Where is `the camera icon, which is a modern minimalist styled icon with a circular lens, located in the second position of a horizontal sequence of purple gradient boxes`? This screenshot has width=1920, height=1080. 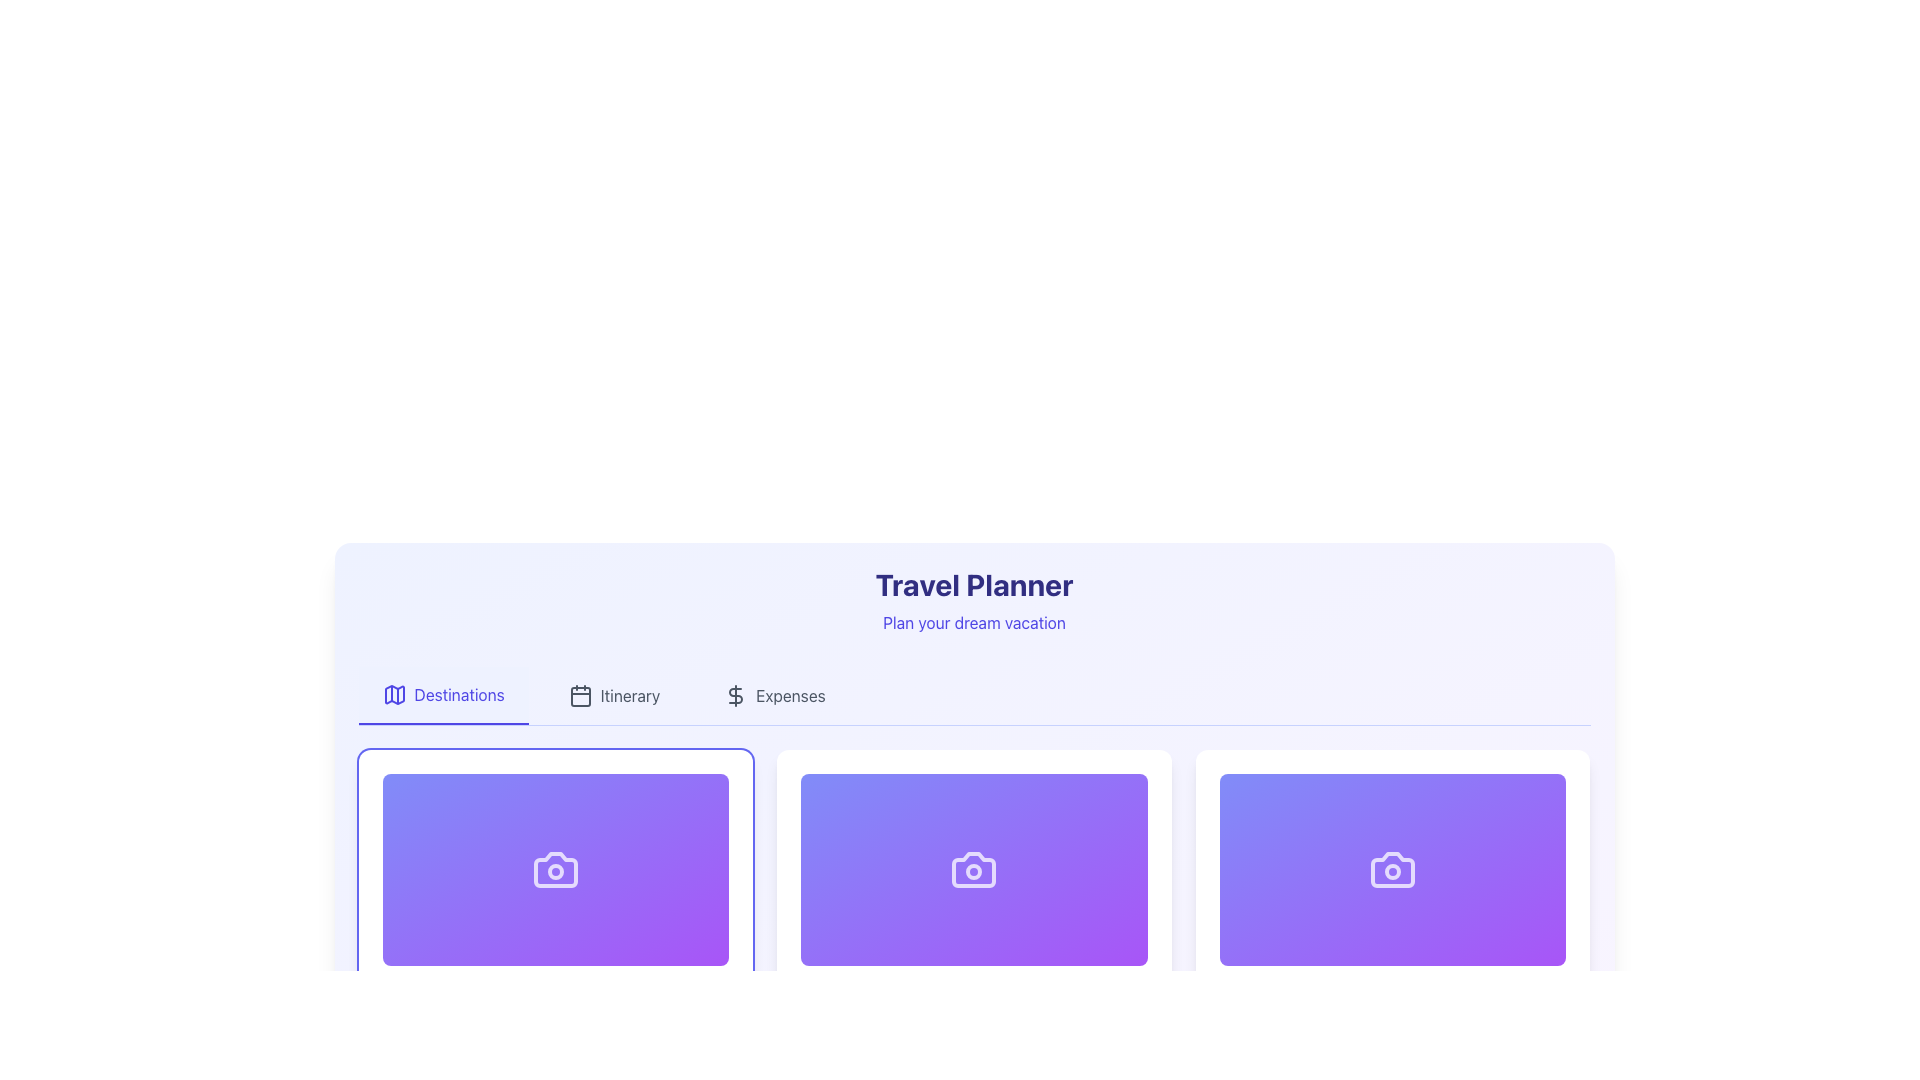
the camera icon, which is a modern minimalist styled icon with a circular lens, located in the second position of a horizontal sequence of purple gradient boxes is located at coordinates (1392, 869).